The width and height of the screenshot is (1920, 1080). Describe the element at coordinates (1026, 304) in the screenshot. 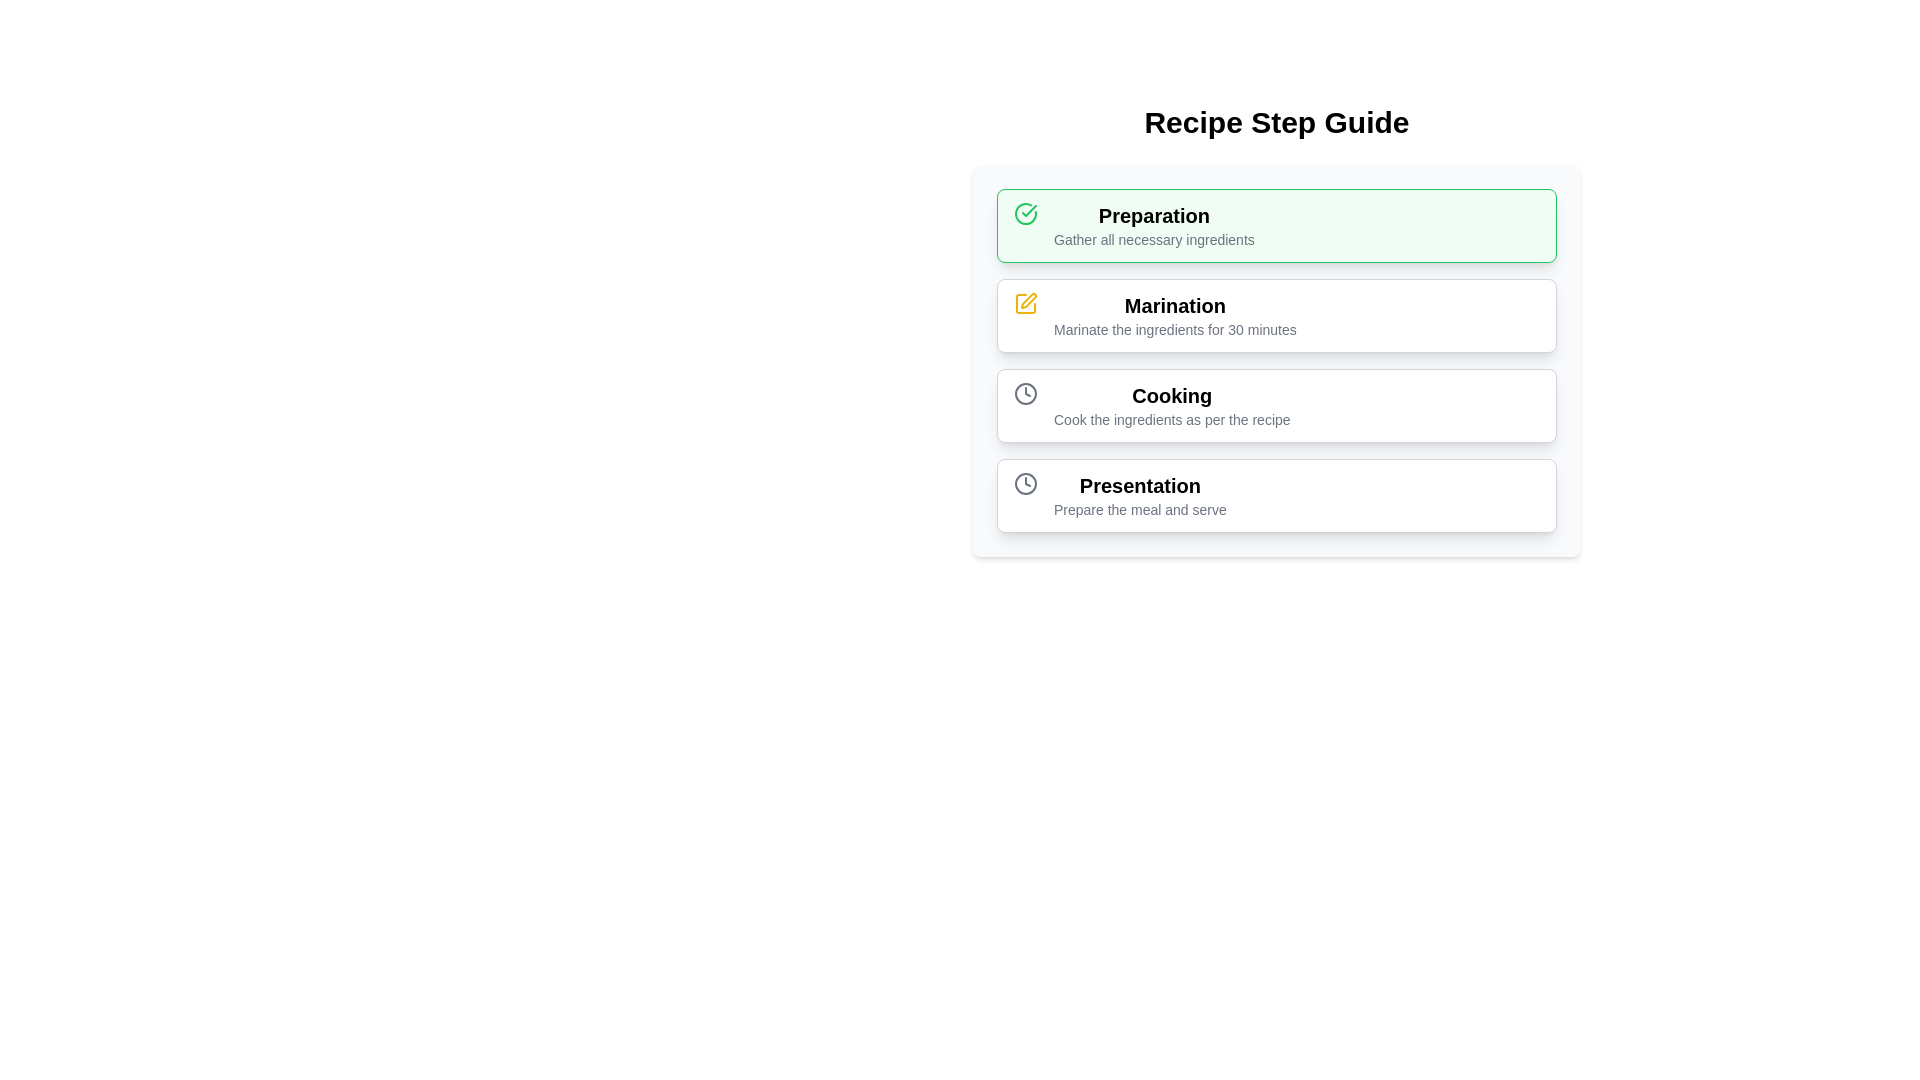

I see `the small yellow pencil icon located at the top-left corner of the 'Marination' list item` at that location.